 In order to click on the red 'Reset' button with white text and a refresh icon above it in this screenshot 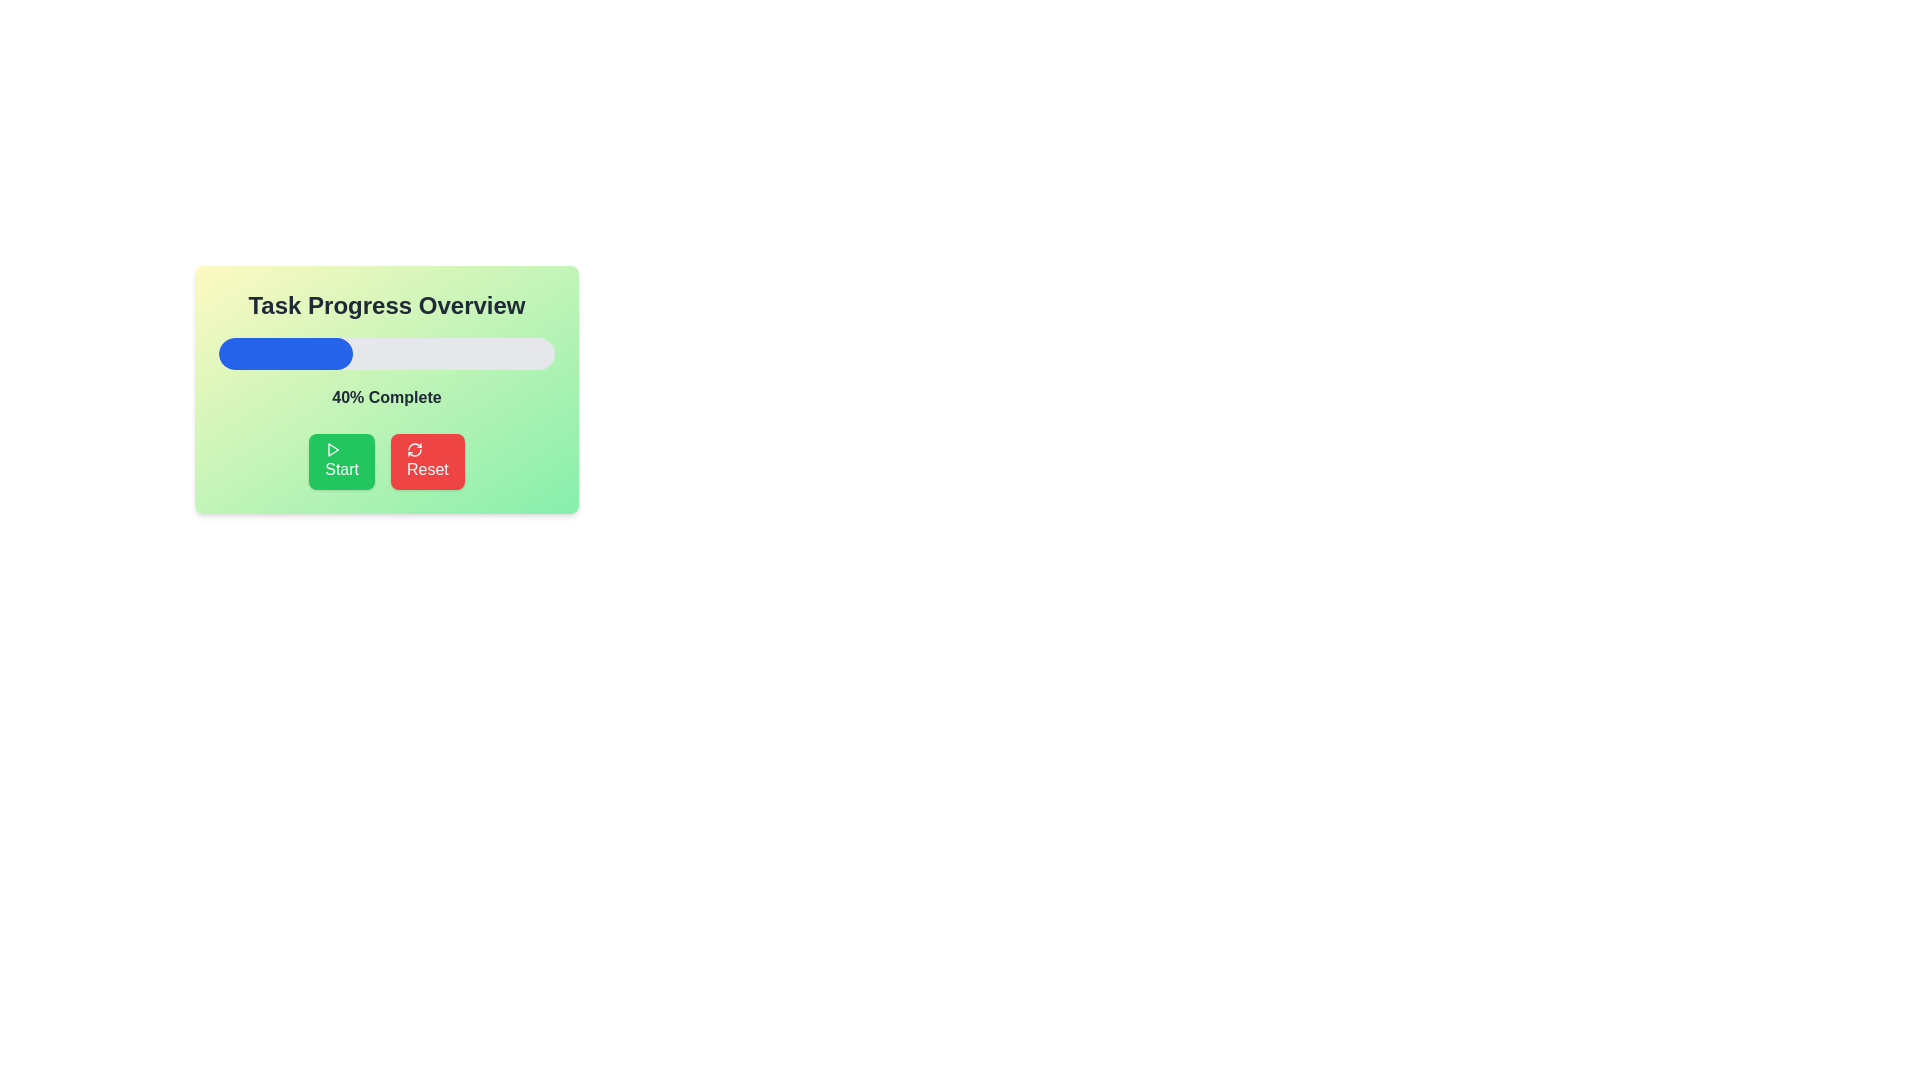, I will do `click(426, 462)`.